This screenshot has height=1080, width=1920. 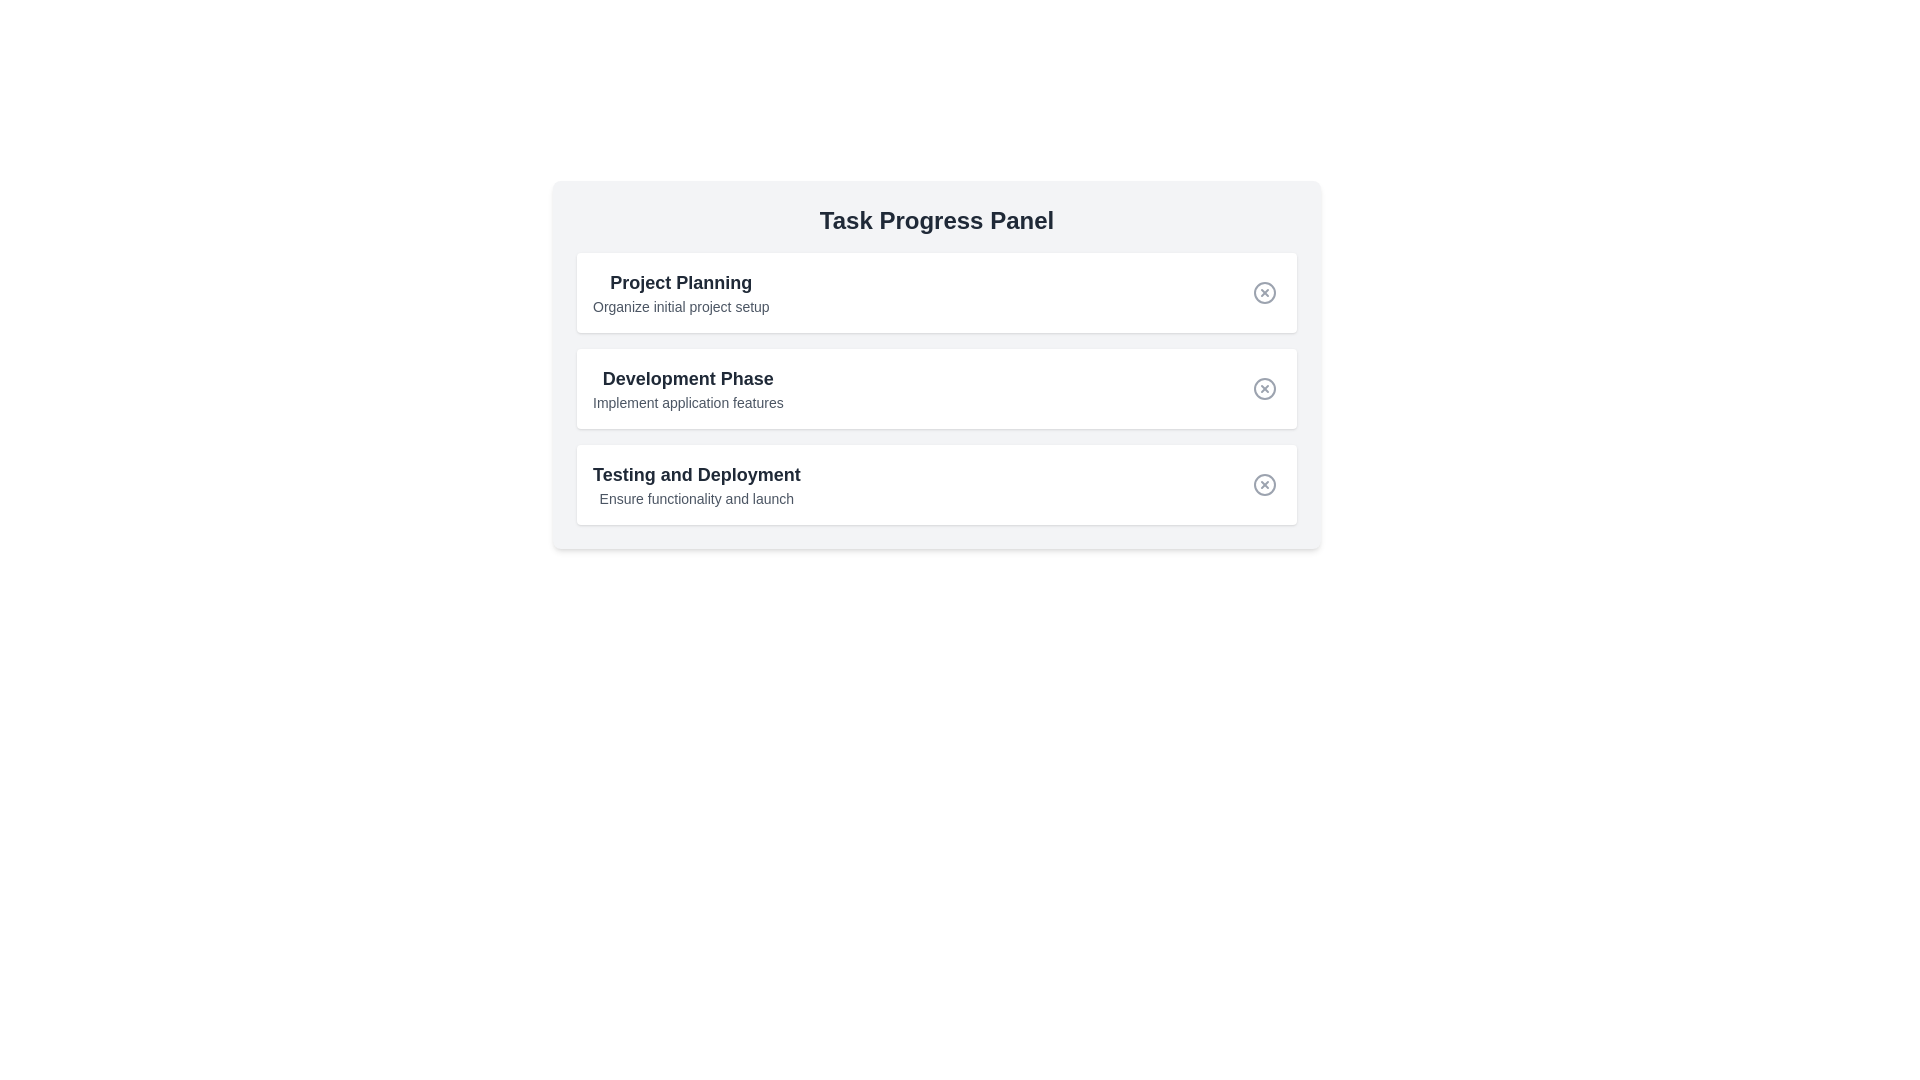 What do you see at coordinates (681, 293) in the screenshot?
I see `text content of the first task's Text Block in the Task Progress Panel` at bounding box center [681, 293].